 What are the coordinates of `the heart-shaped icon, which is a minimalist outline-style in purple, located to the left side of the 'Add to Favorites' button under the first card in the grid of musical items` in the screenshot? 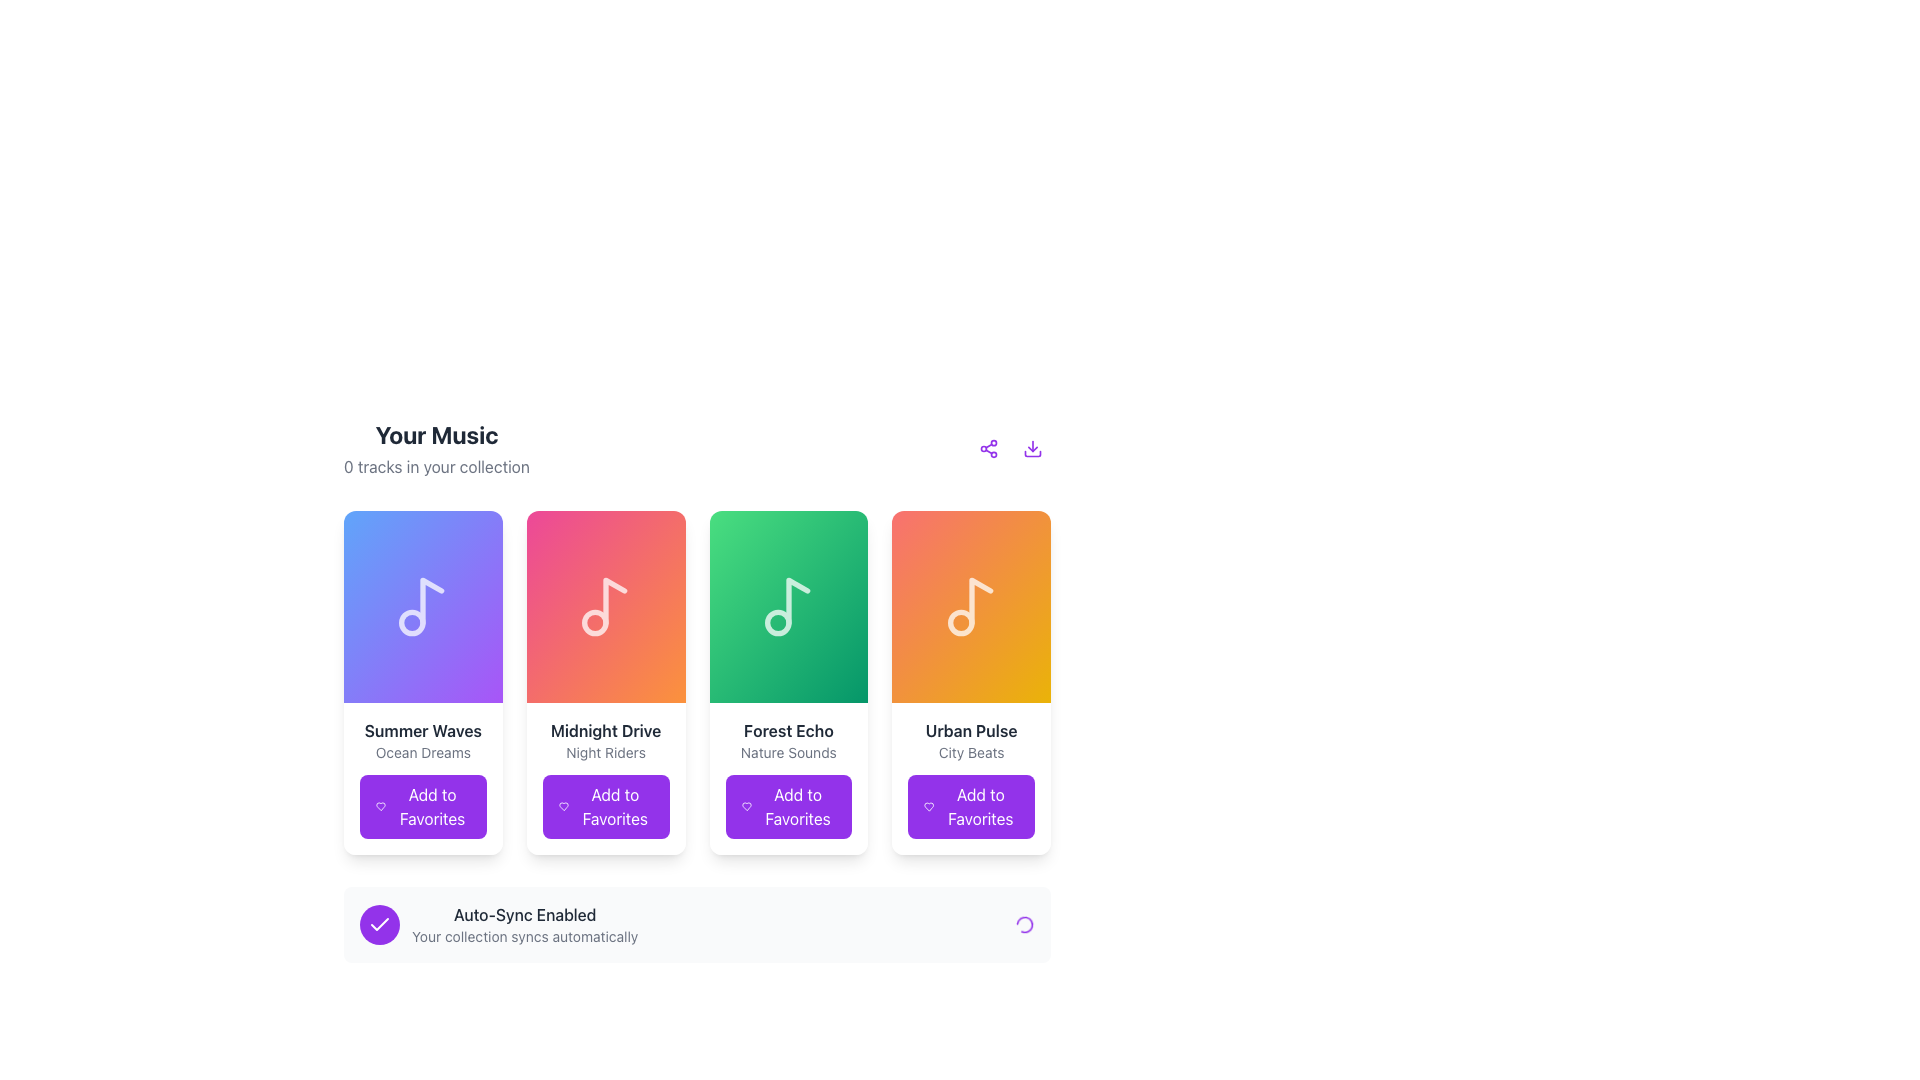 It's located at (381, 805).